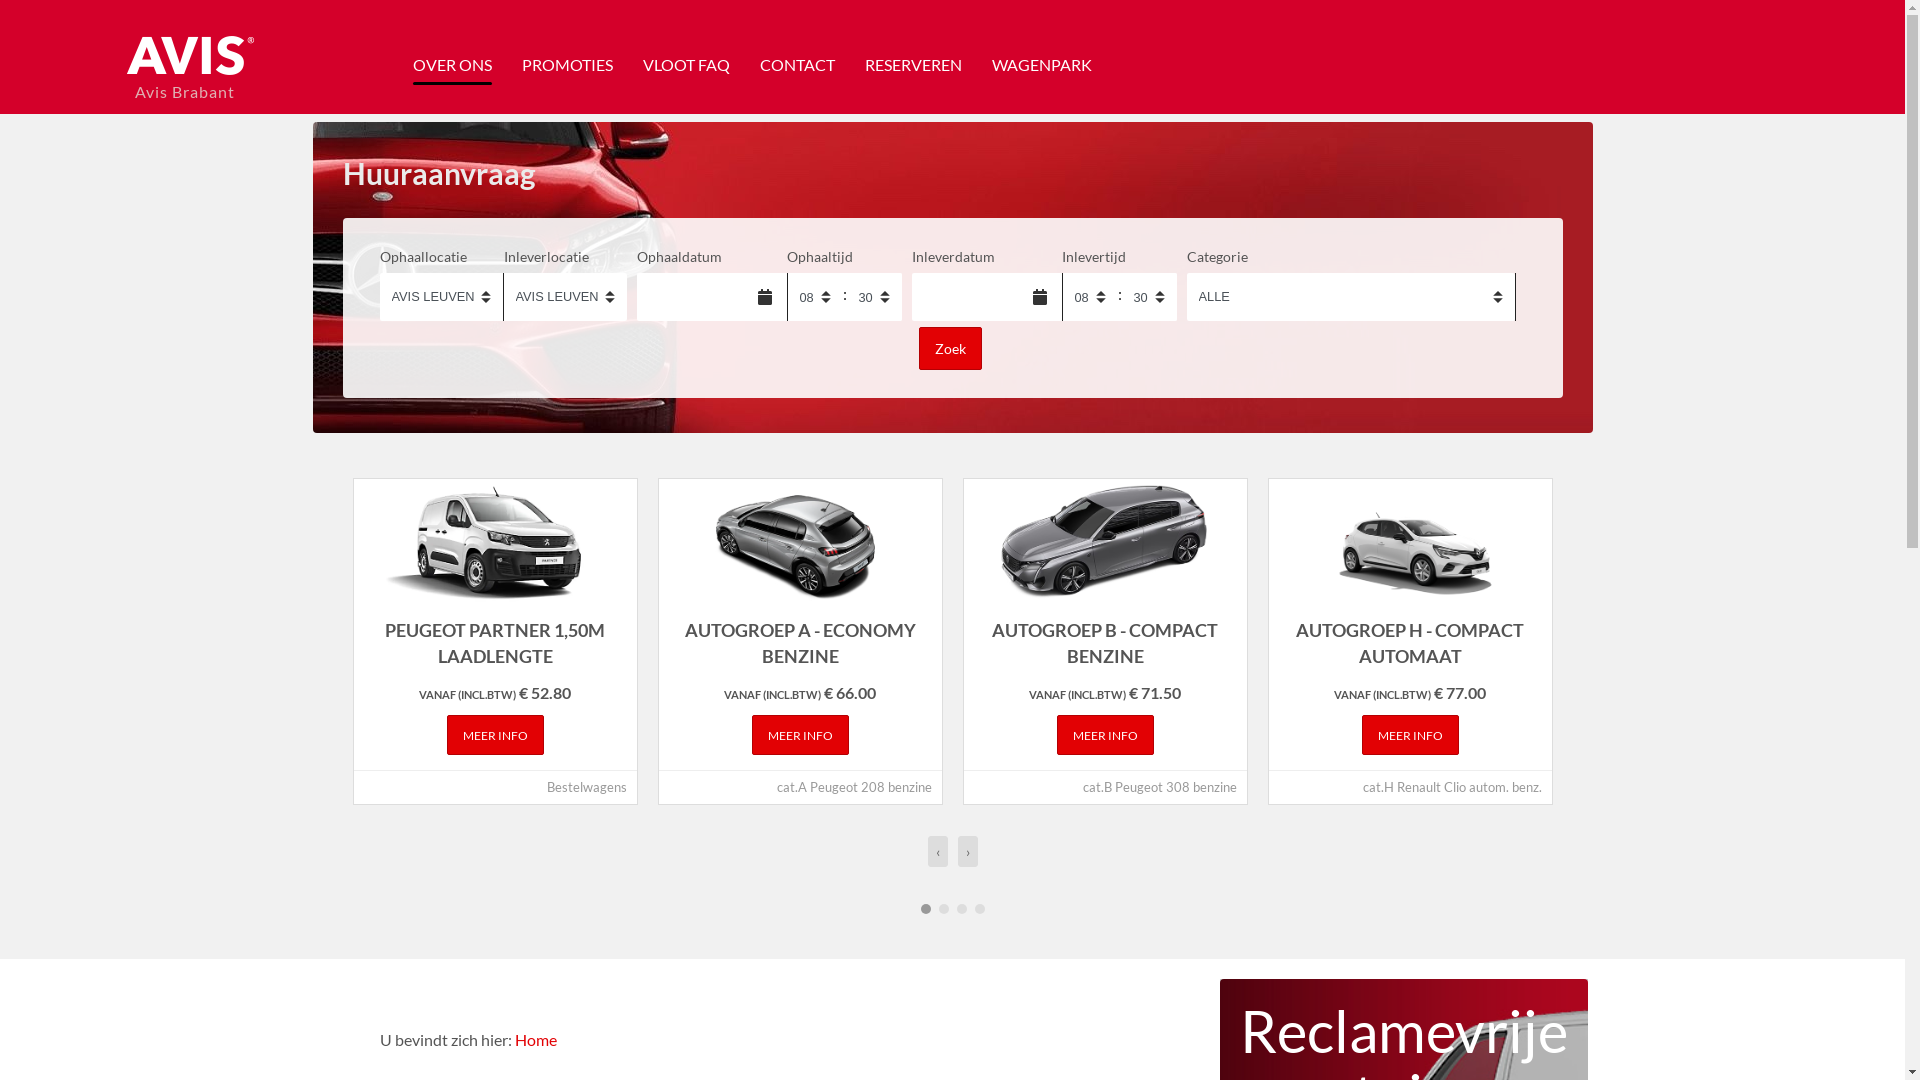 The height and width of the screenshot is (1080, 1920). Describe the element at coordinates (187, 69) in the screenshot. I see `'Avis Brabant'` at that location.